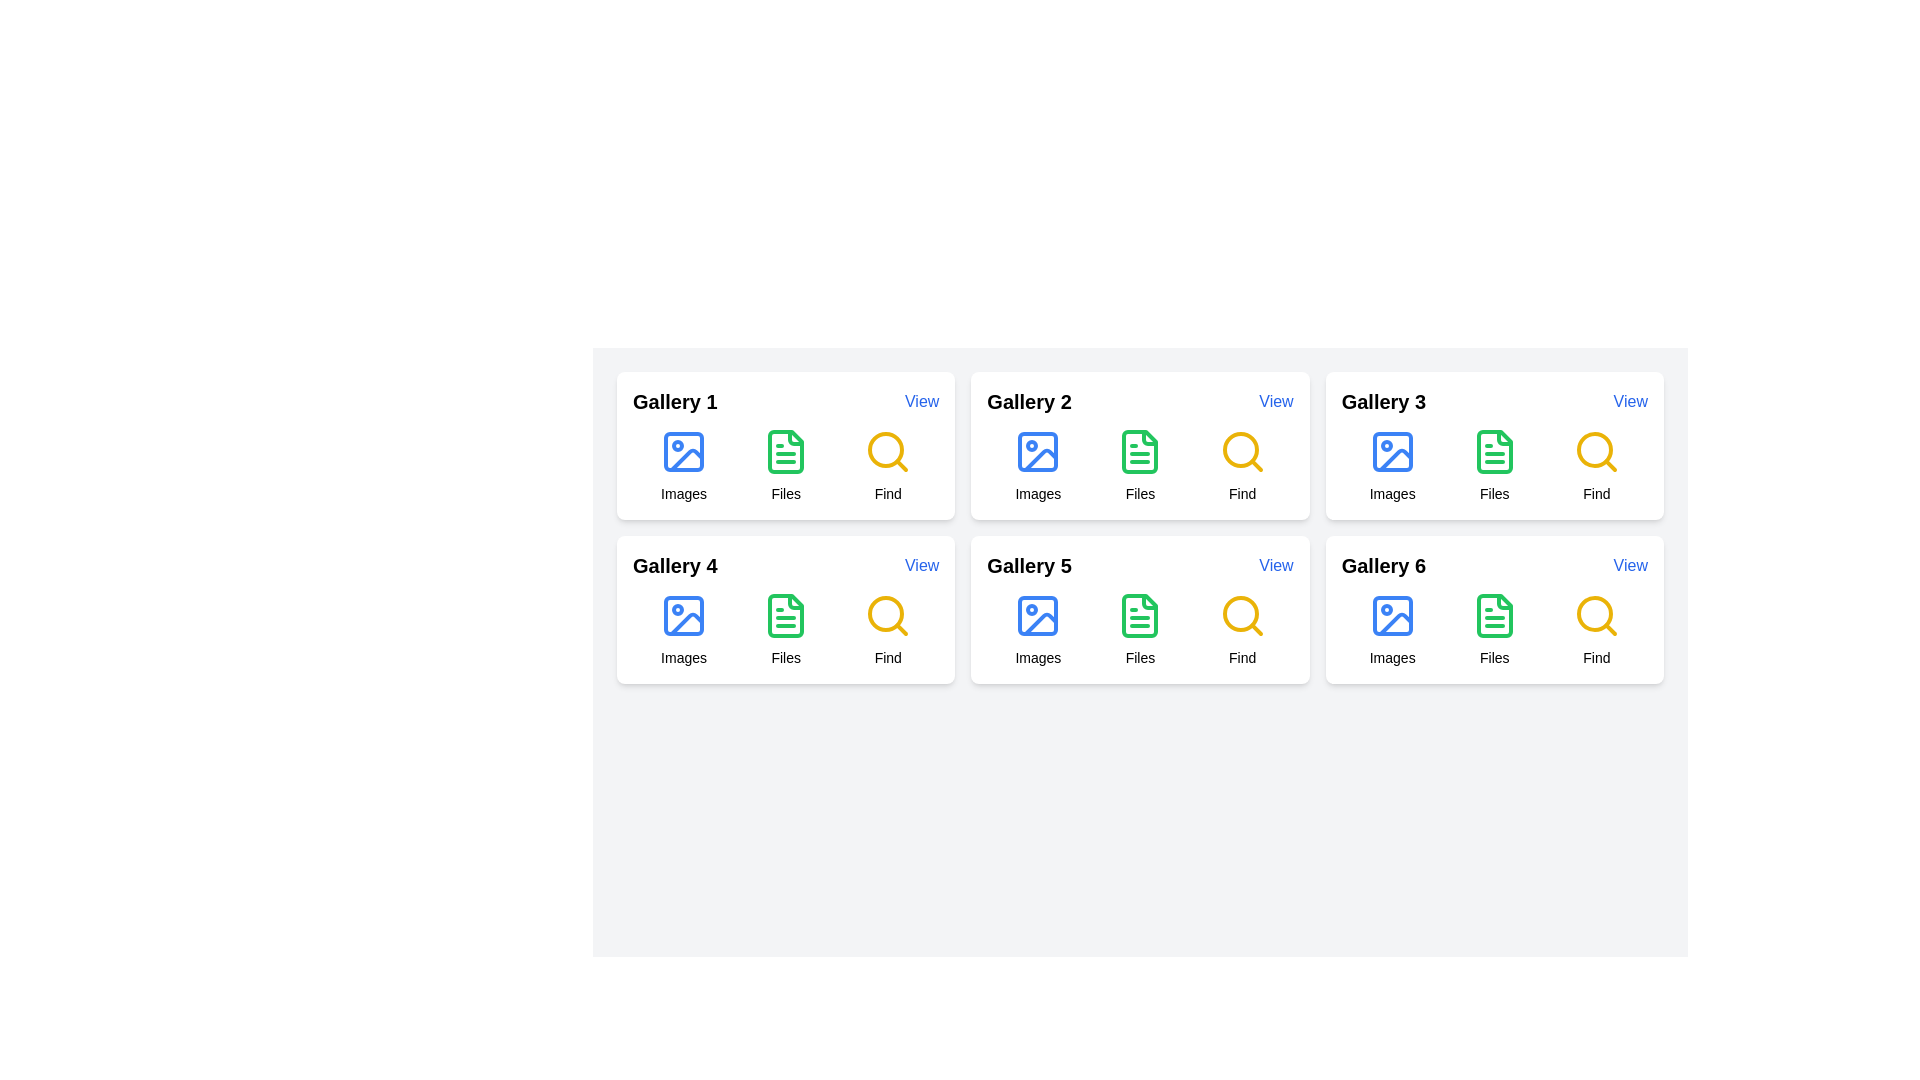 The width and height of the screenshot is (1920, 1080). What do you see at coordinates (1040, 623) in the screenshot?
I see `the curved checkmark-like graphic shape integrated within the blue rectangular image icon located in the 'Gallery 5' card, specifically positioned in the lower portion of the icon` at bounding box center [1040, 623].